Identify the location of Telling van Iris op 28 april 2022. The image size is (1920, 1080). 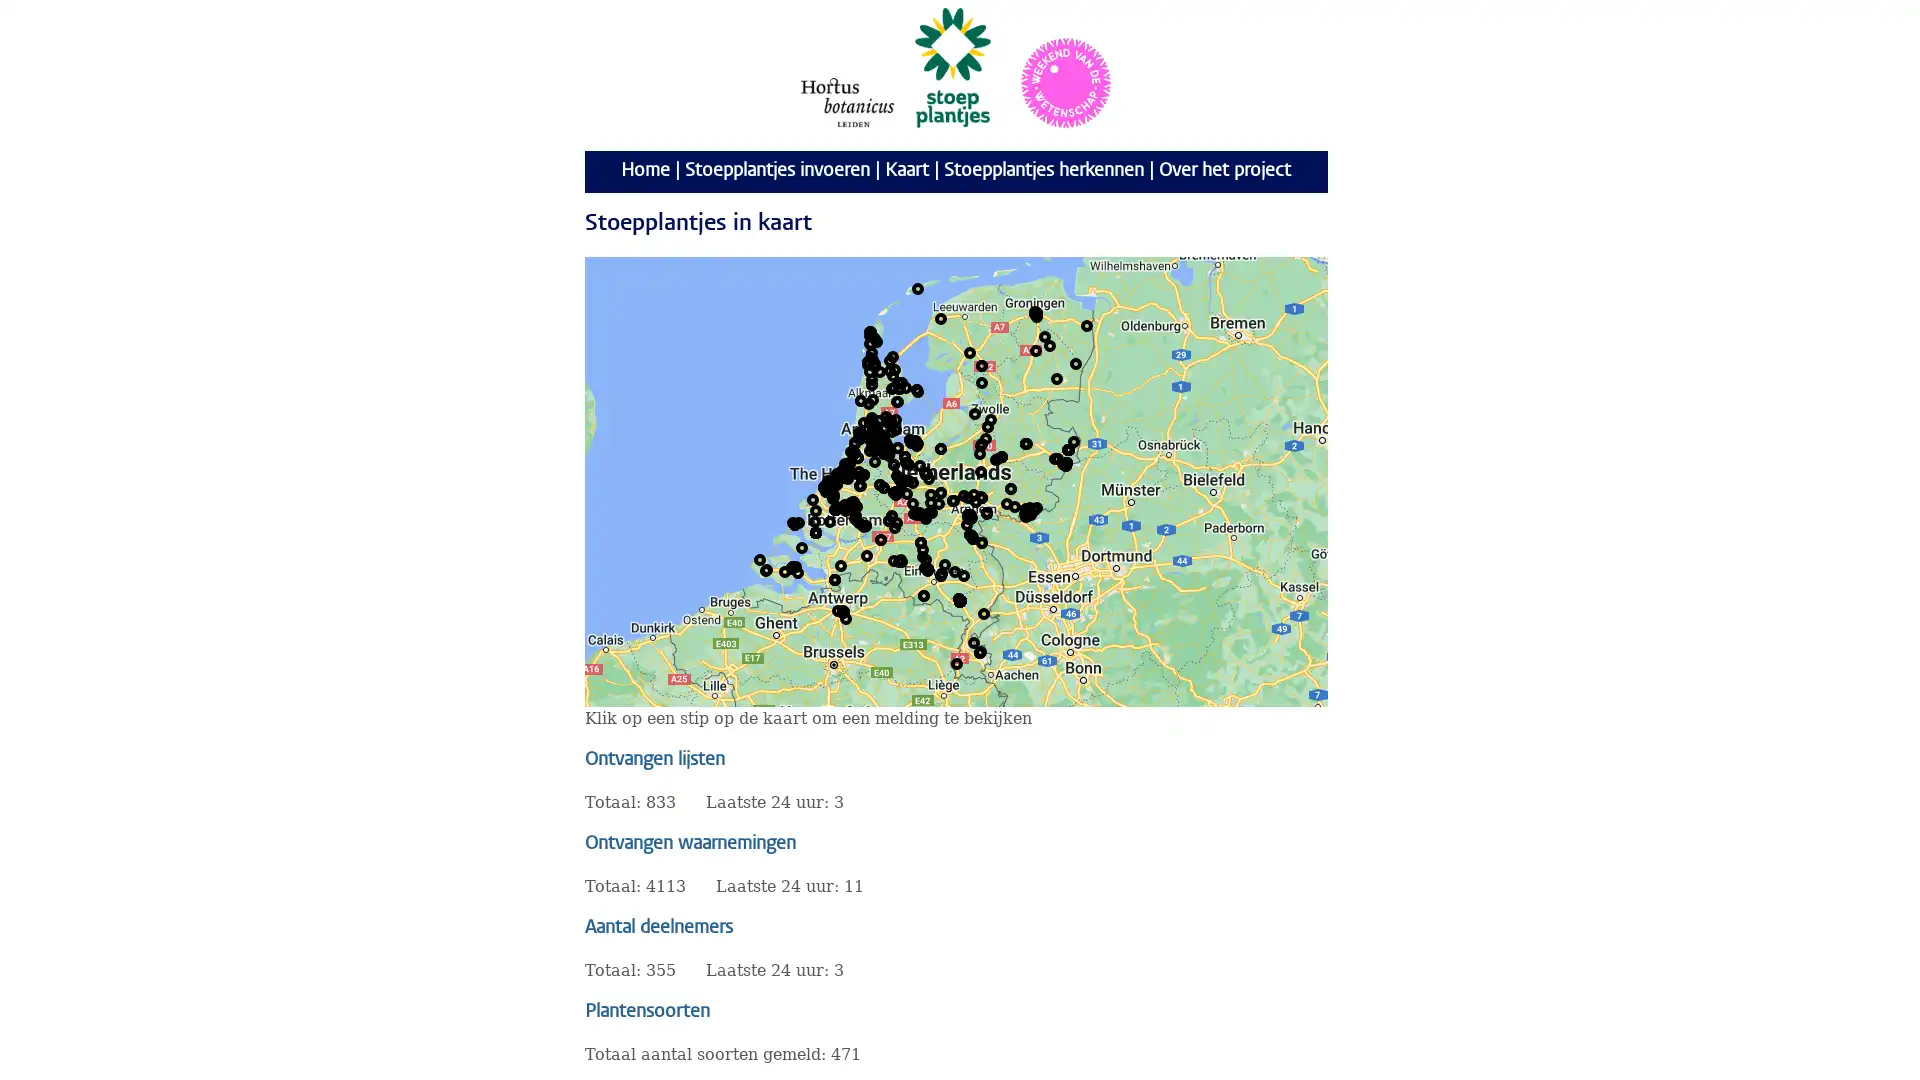
(925, 471).